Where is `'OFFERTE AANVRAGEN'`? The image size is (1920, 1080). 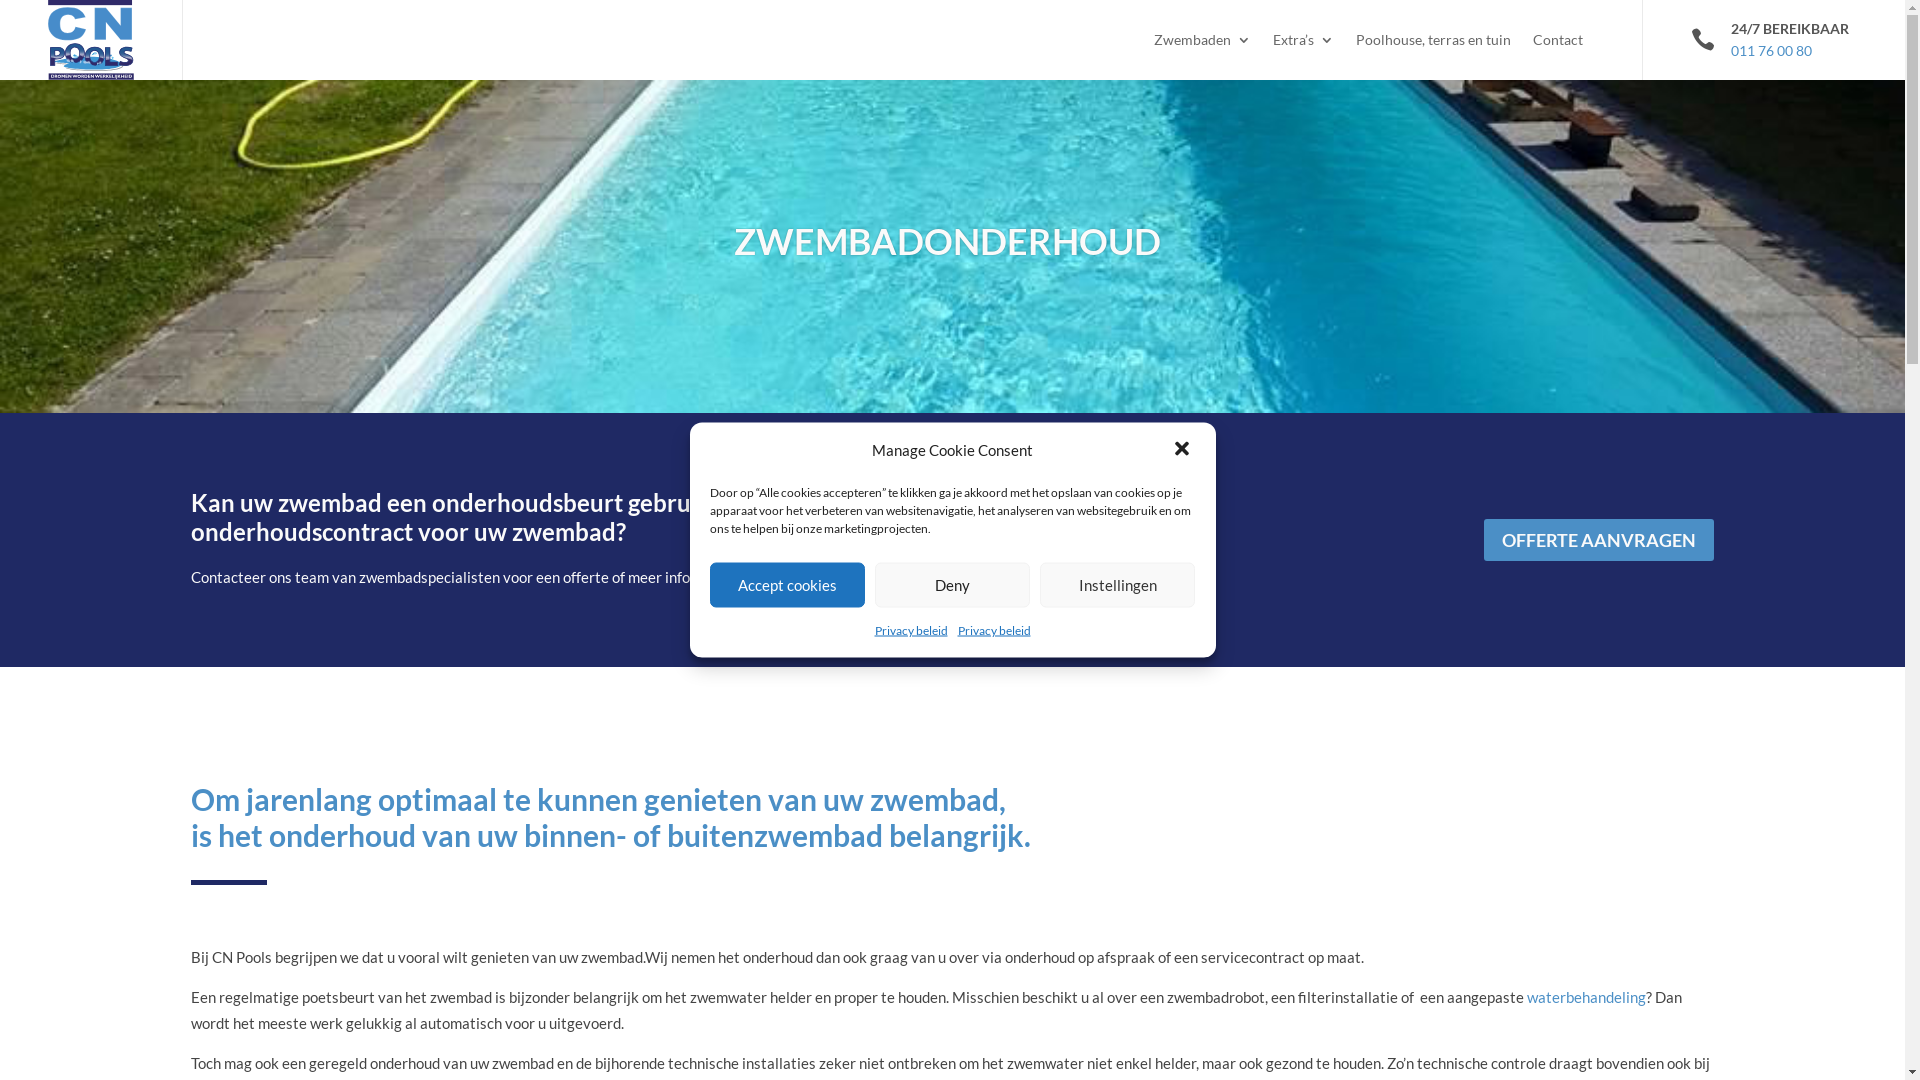
'OFFERTE AANVRAGEN' is located at coordinates (1597, 538).